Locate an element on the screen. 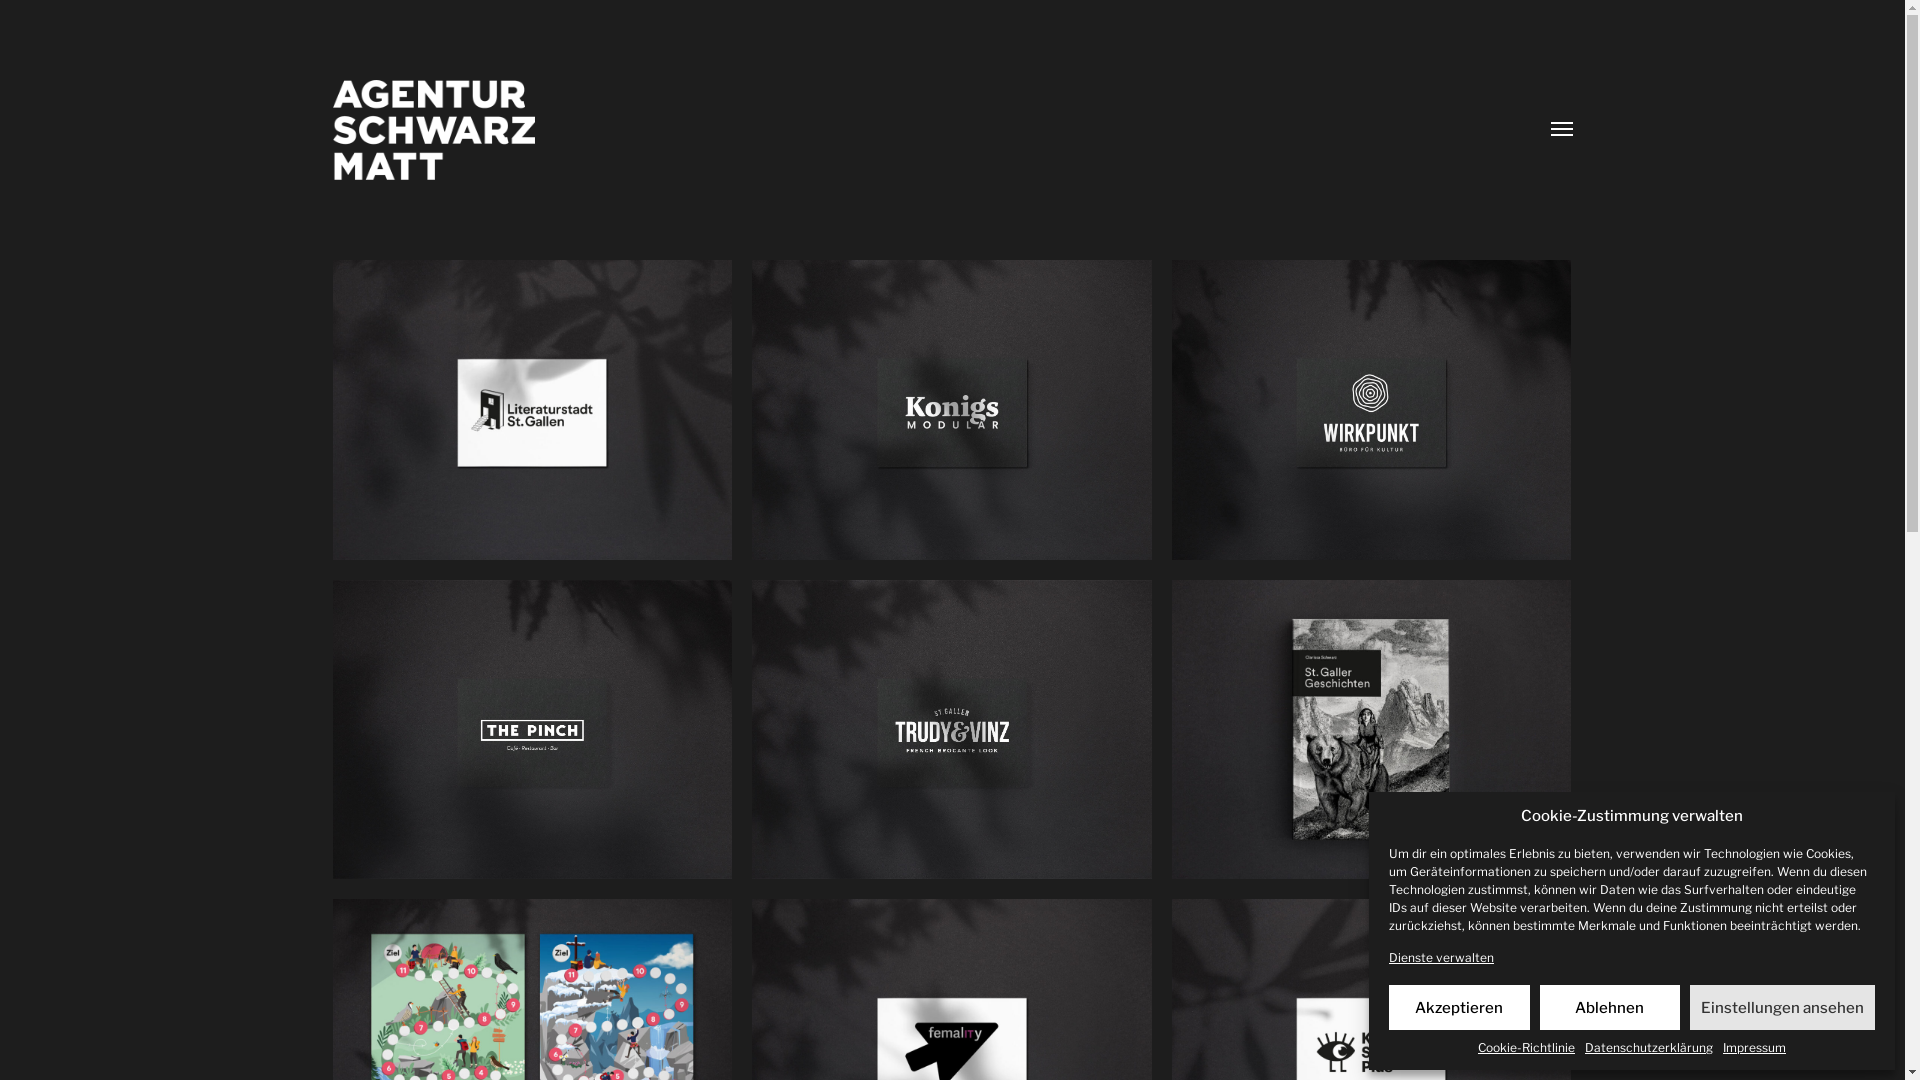 The width and height of the screenshot is (1920, 1080). 'Agentur Schwarzmatt GmbH' is located at coordinates (331, 130).